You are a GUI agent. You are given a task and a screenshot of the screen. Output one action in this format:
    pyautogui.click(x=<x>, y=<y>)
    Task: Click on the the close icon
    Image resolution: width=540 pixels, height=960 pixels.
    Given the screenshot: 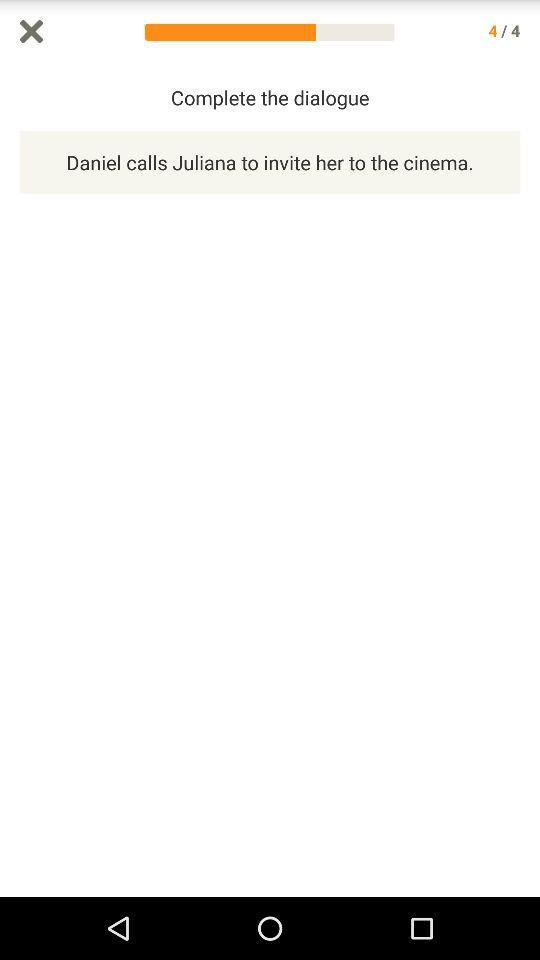 What is the action you would take?
    pyautogui.click(x=30, y=32)
    